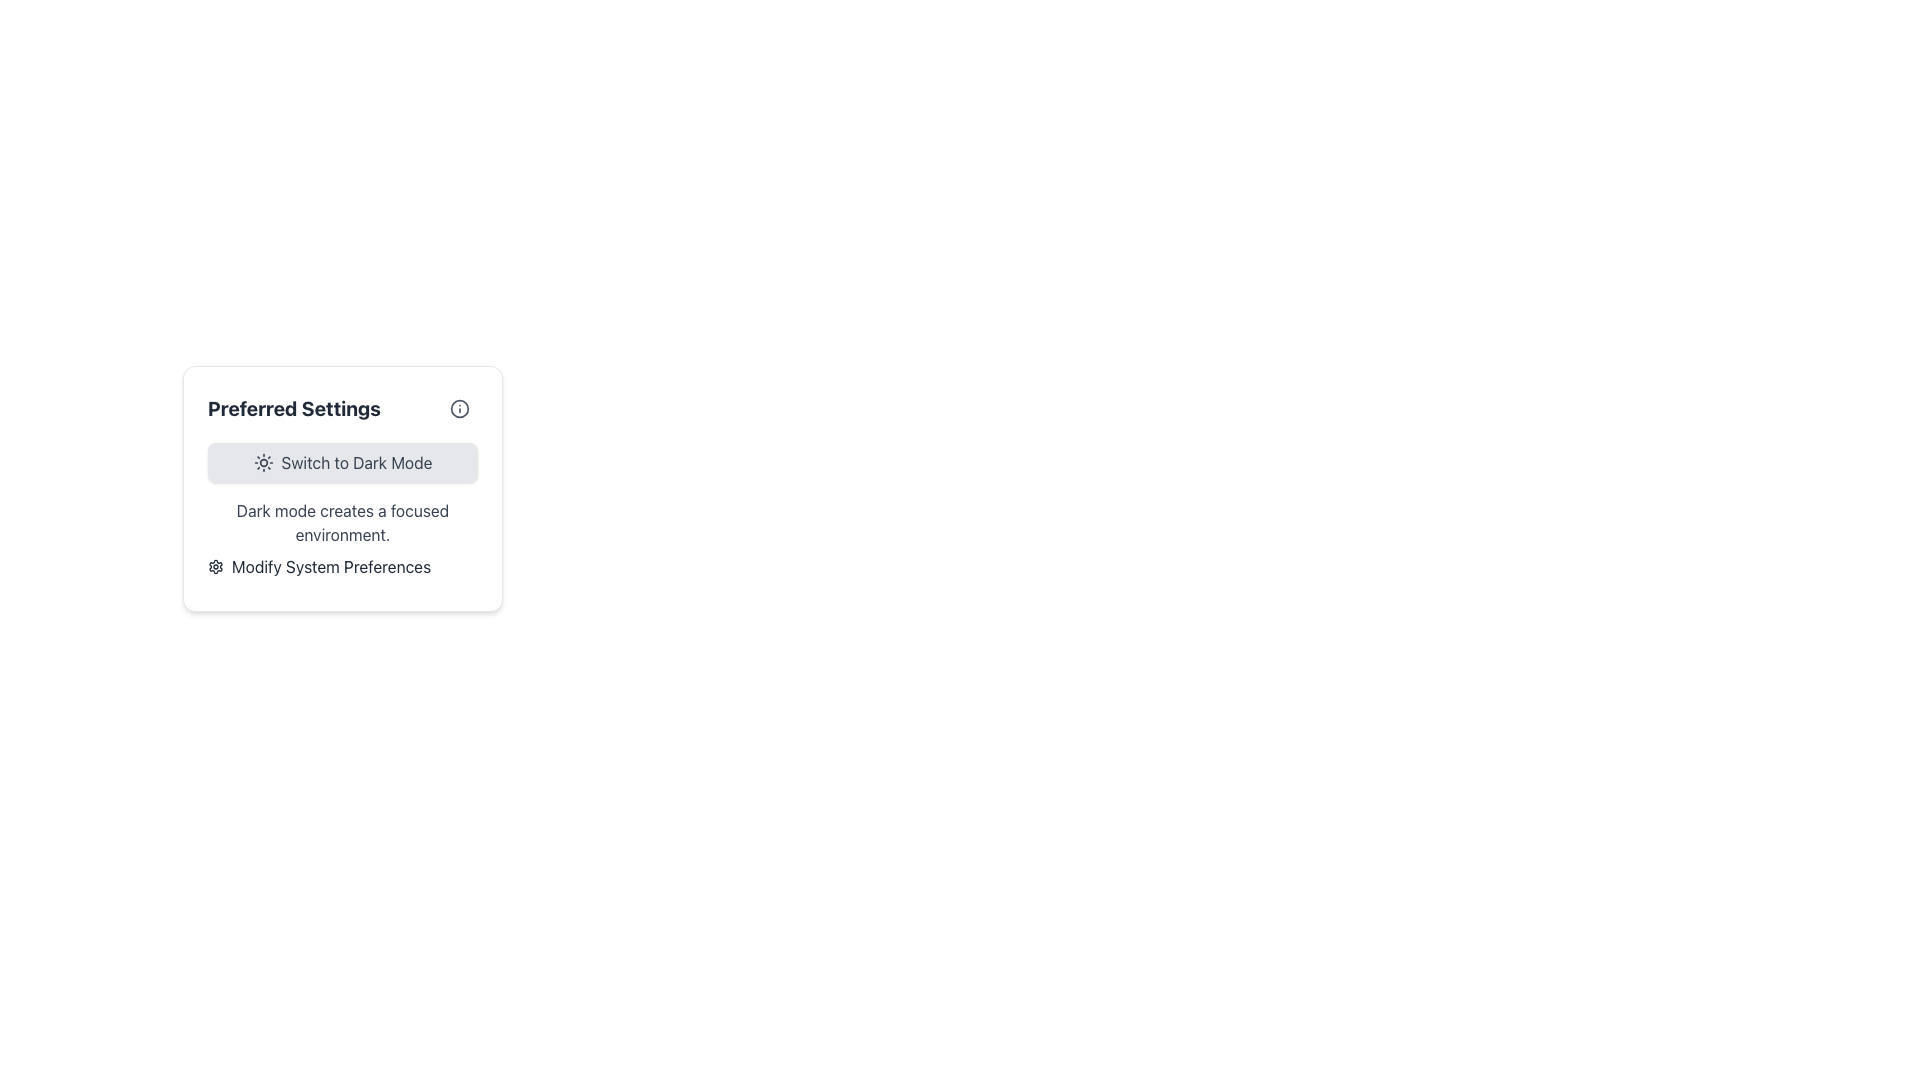 The image size is (1920, 1080). What do you see at coordinates (318, 567) in the screenshot?
I see `the button labeled 'Preferred Settings' located at the bottom right of the card that allows users` at bounding box center [318, 567].